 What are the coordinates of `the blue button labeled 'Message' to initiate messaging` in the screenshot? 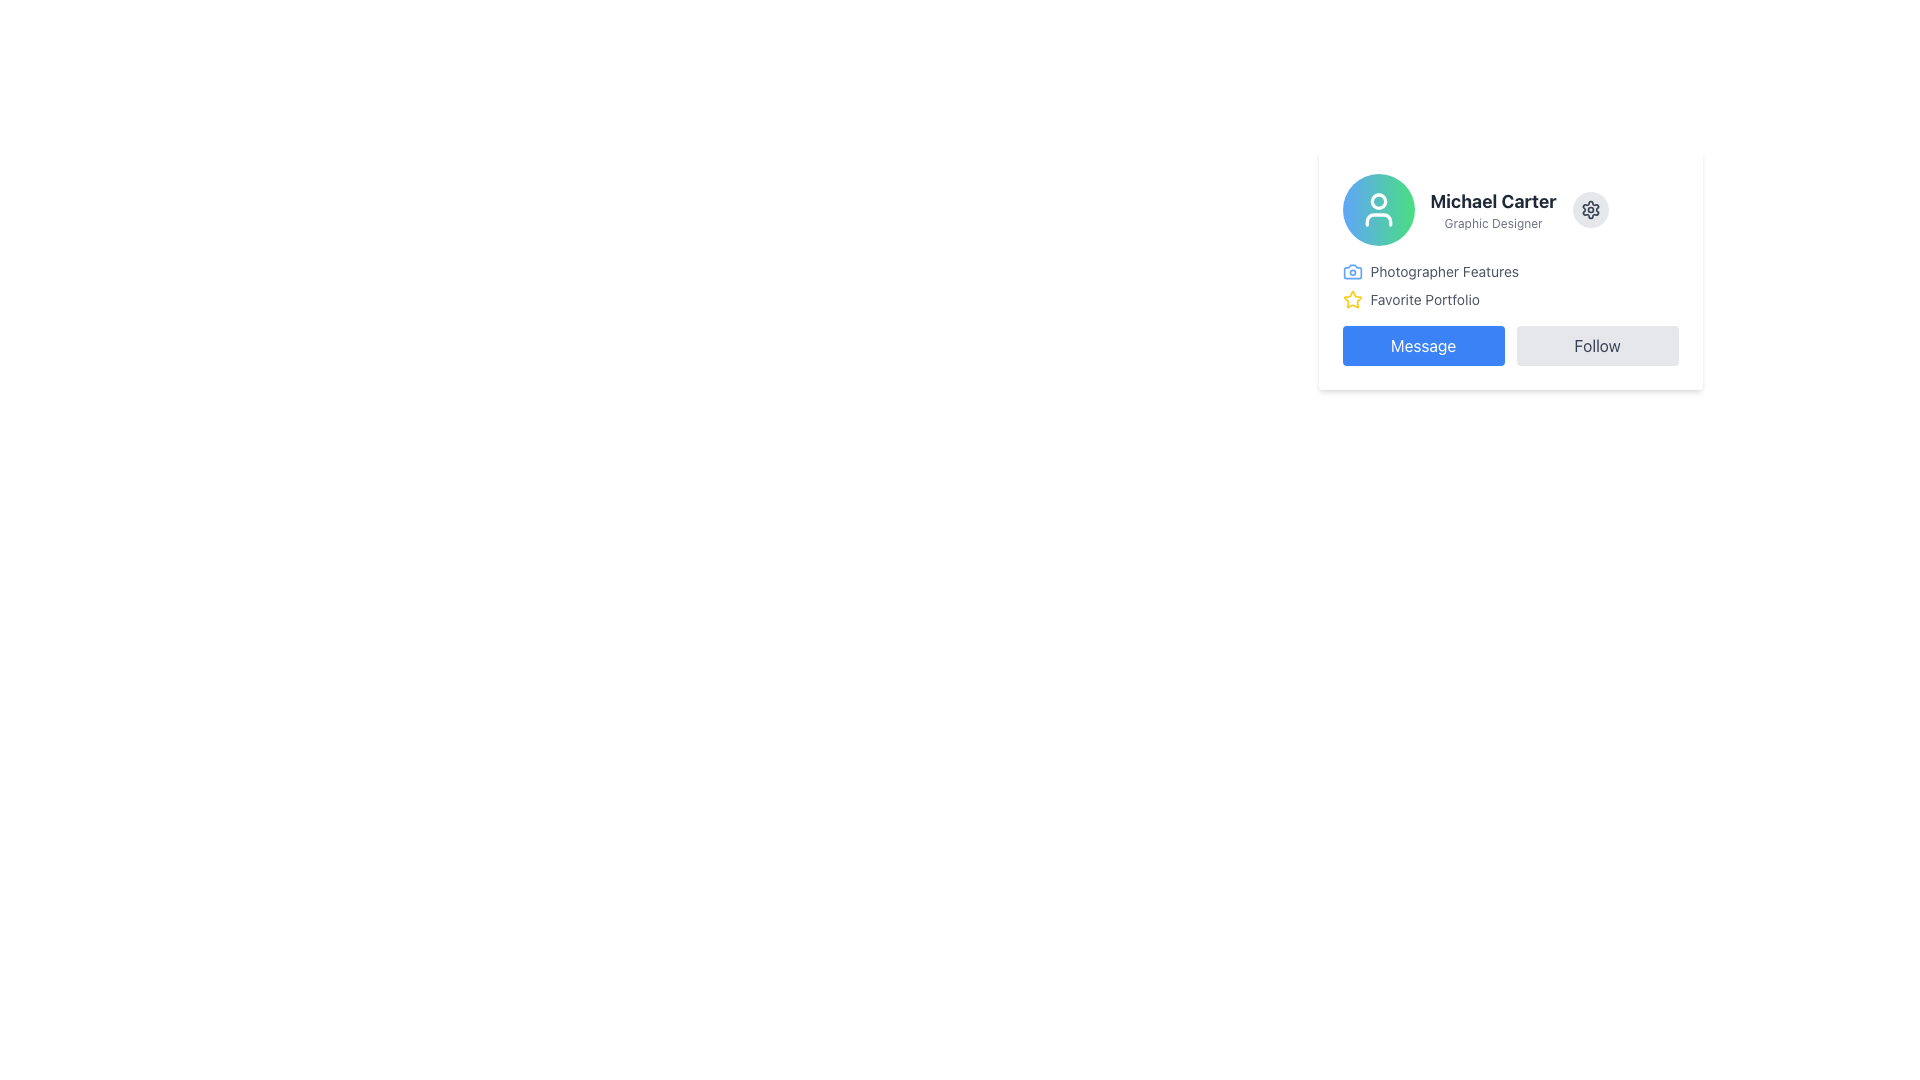 It's located at (1422, 345).